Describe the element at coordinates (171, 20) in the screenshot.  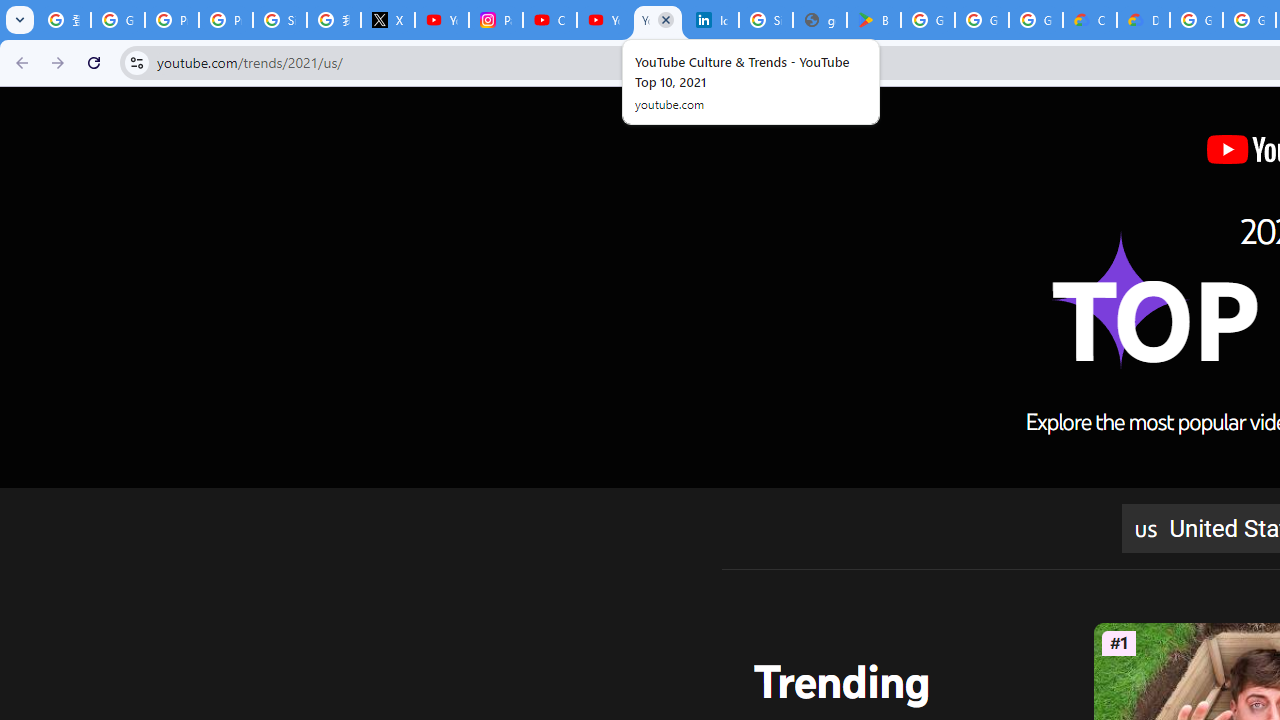
I see `'Privacy Help Center - Policies Help'` at that location.